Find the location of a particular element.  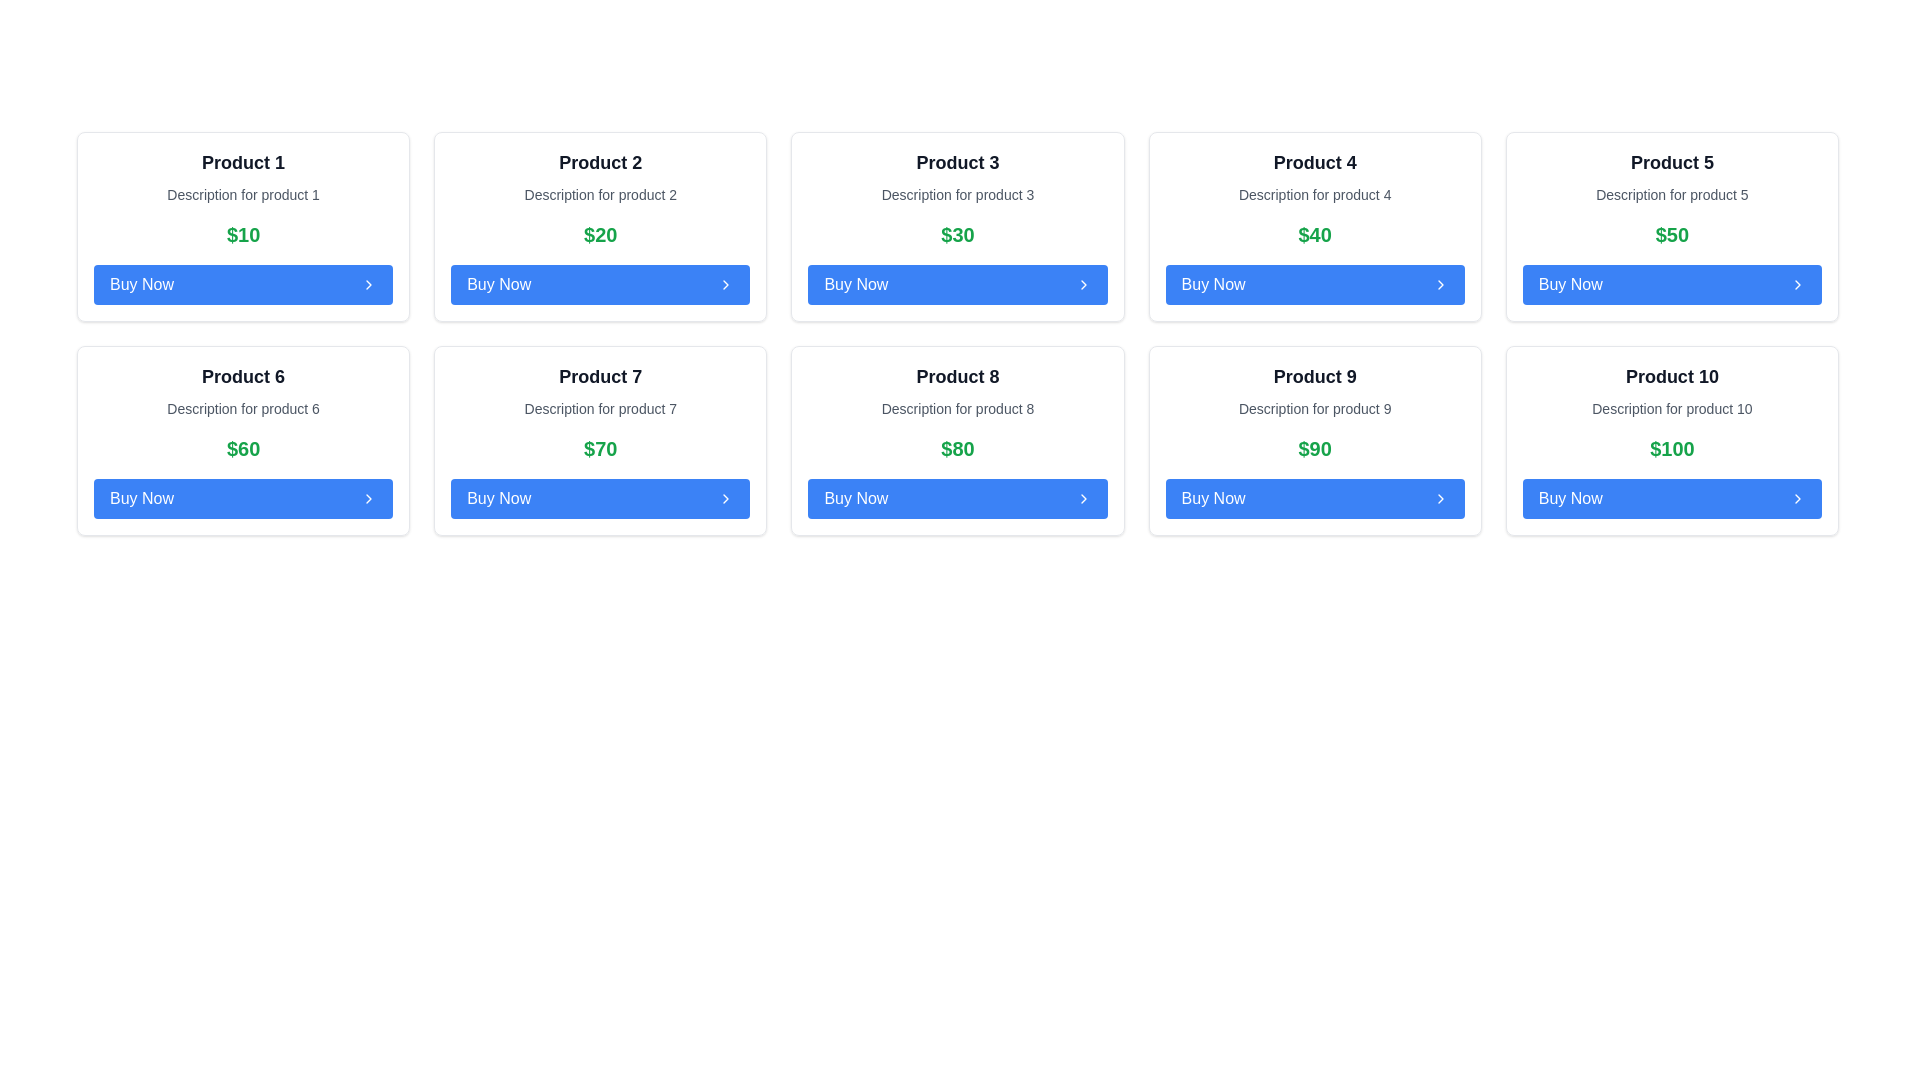

the Product card element located in the second row, first column of the grid layout, which contains product information and a purchase button is located at coordinates (242, 439).